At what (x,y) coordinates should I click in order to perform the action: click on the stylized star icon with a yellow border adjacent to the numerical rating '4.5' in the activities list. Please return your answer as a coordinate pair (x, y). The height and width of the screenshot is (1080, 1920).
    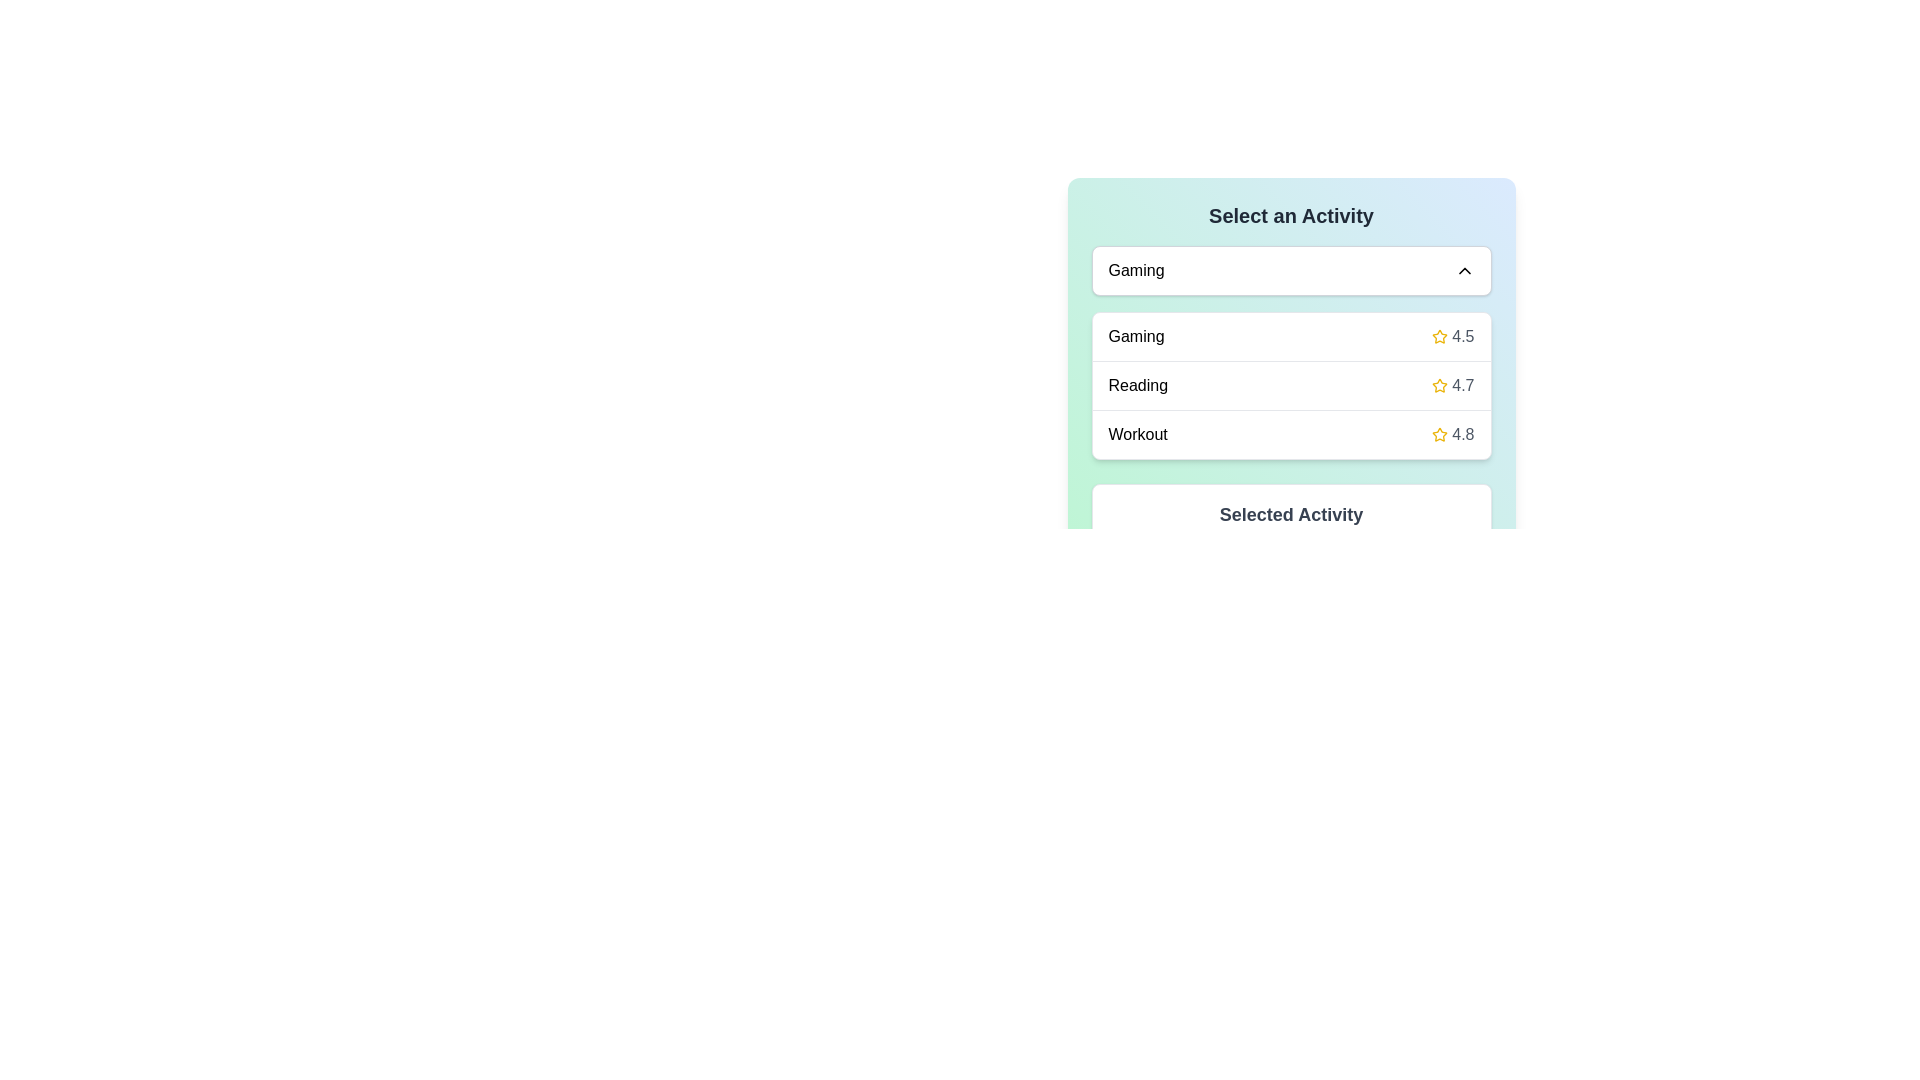
    Looking at the image, I should click on (1440, 335).